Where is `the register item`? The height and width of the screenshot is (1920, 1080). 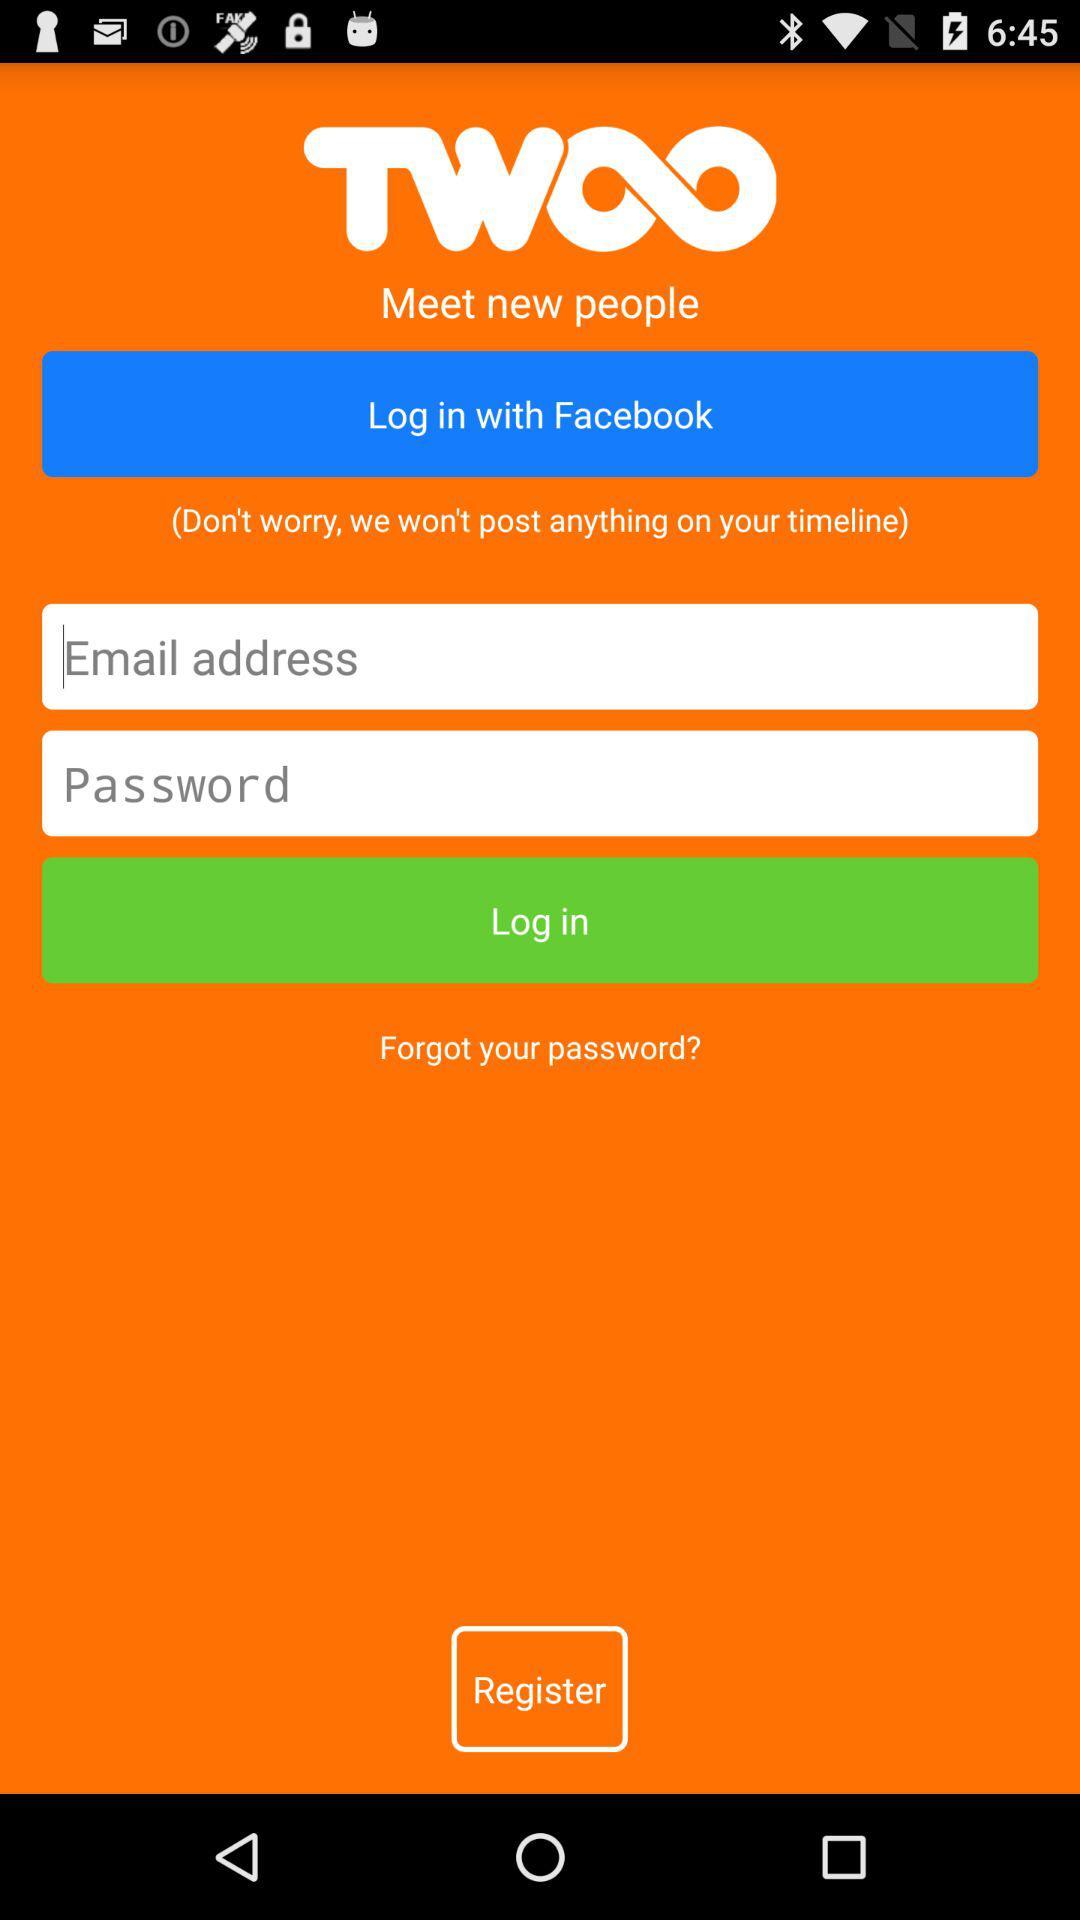
the register item is located at coordinates (538, 1688).